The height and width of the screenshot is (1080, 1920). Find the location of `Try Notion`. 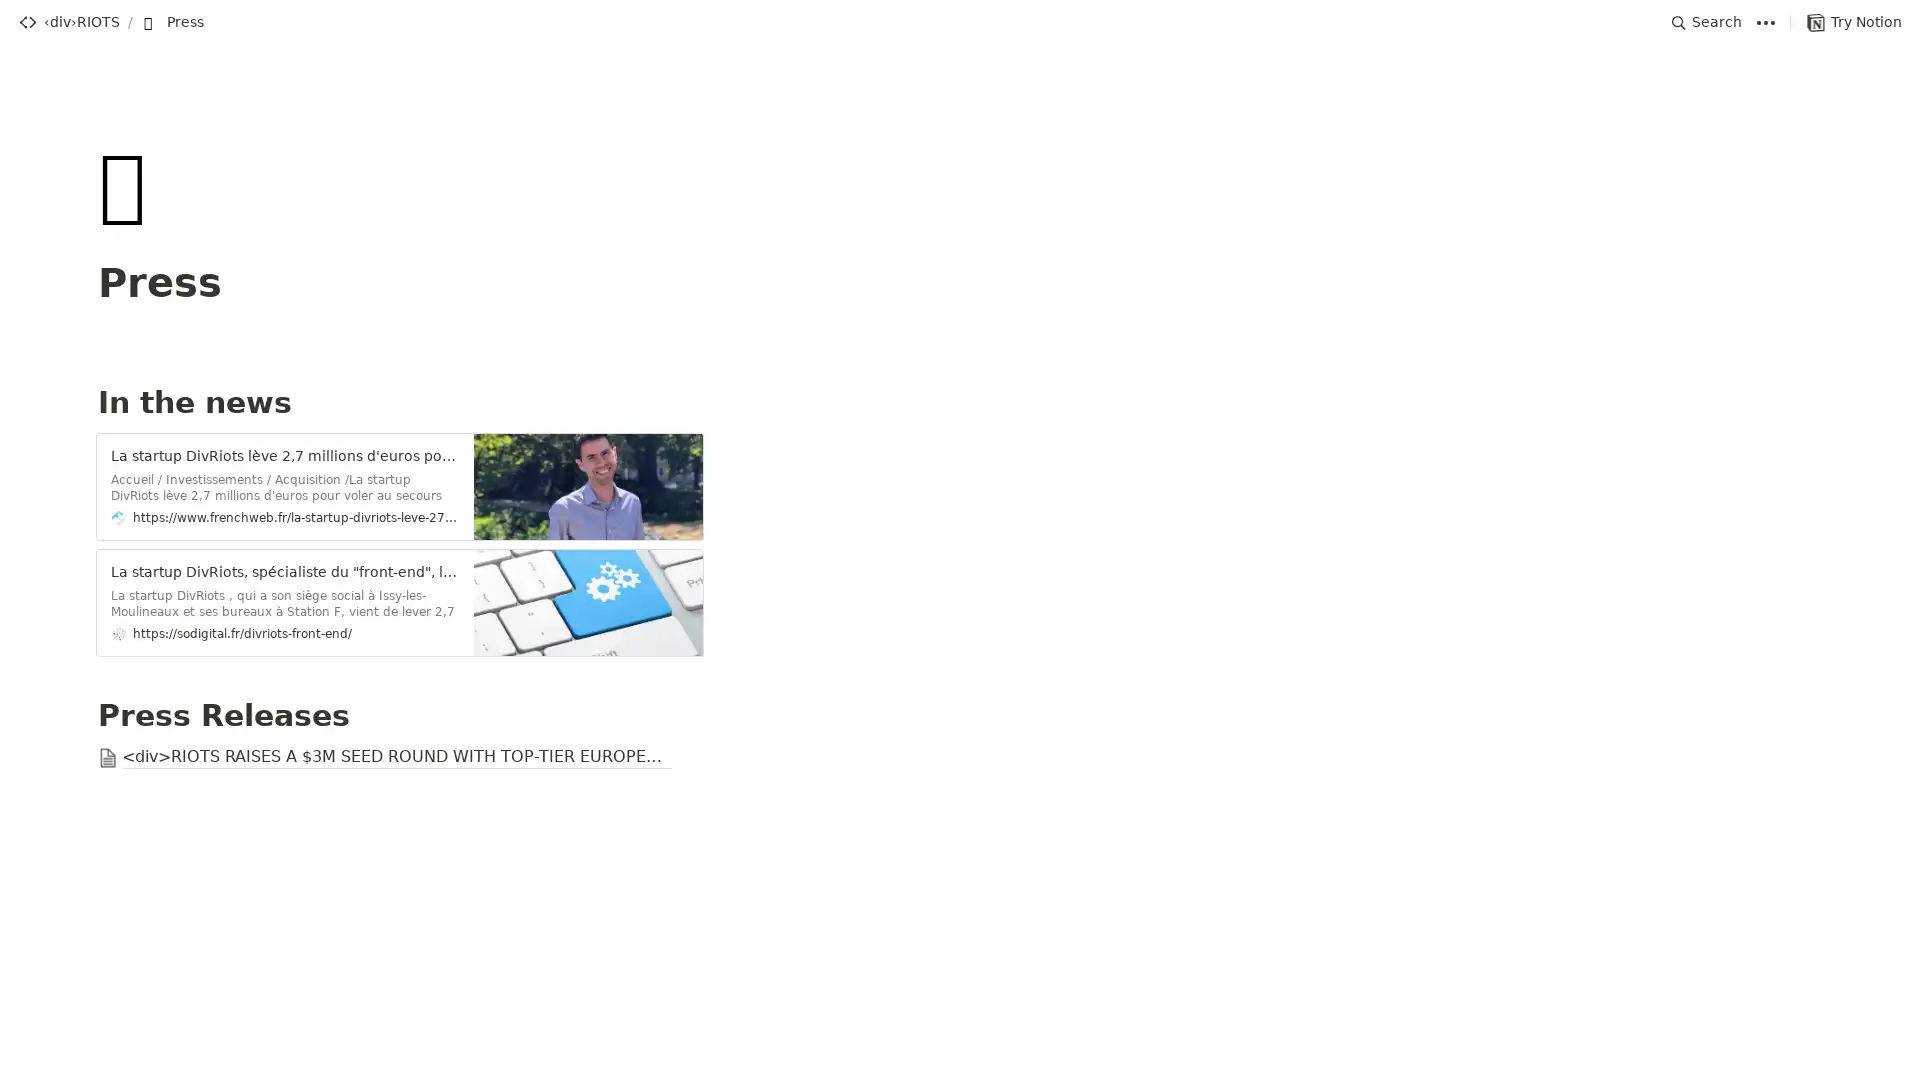

Try Notion is located at coordinates (1853, 22).